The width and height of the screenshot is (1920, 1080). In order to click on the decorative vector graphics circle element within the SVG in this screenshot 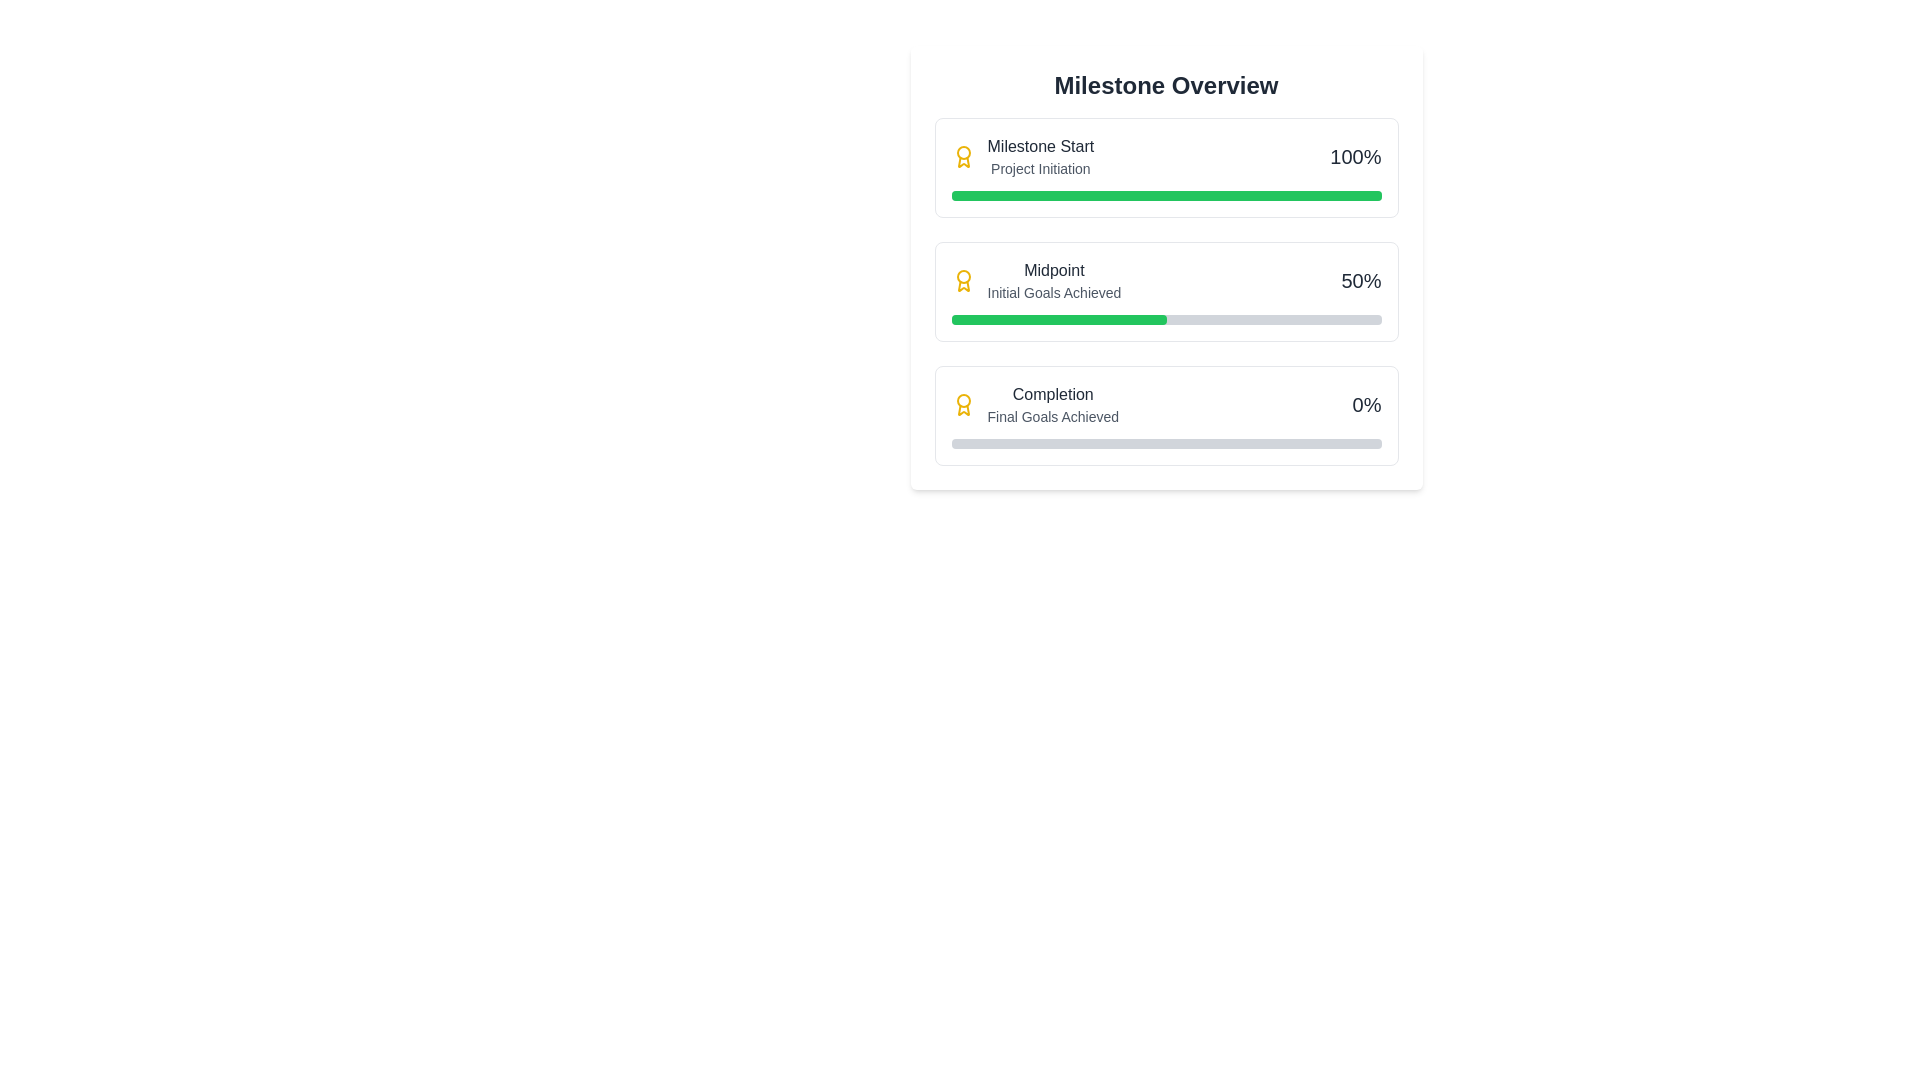, I will do `click(963, 277)`.